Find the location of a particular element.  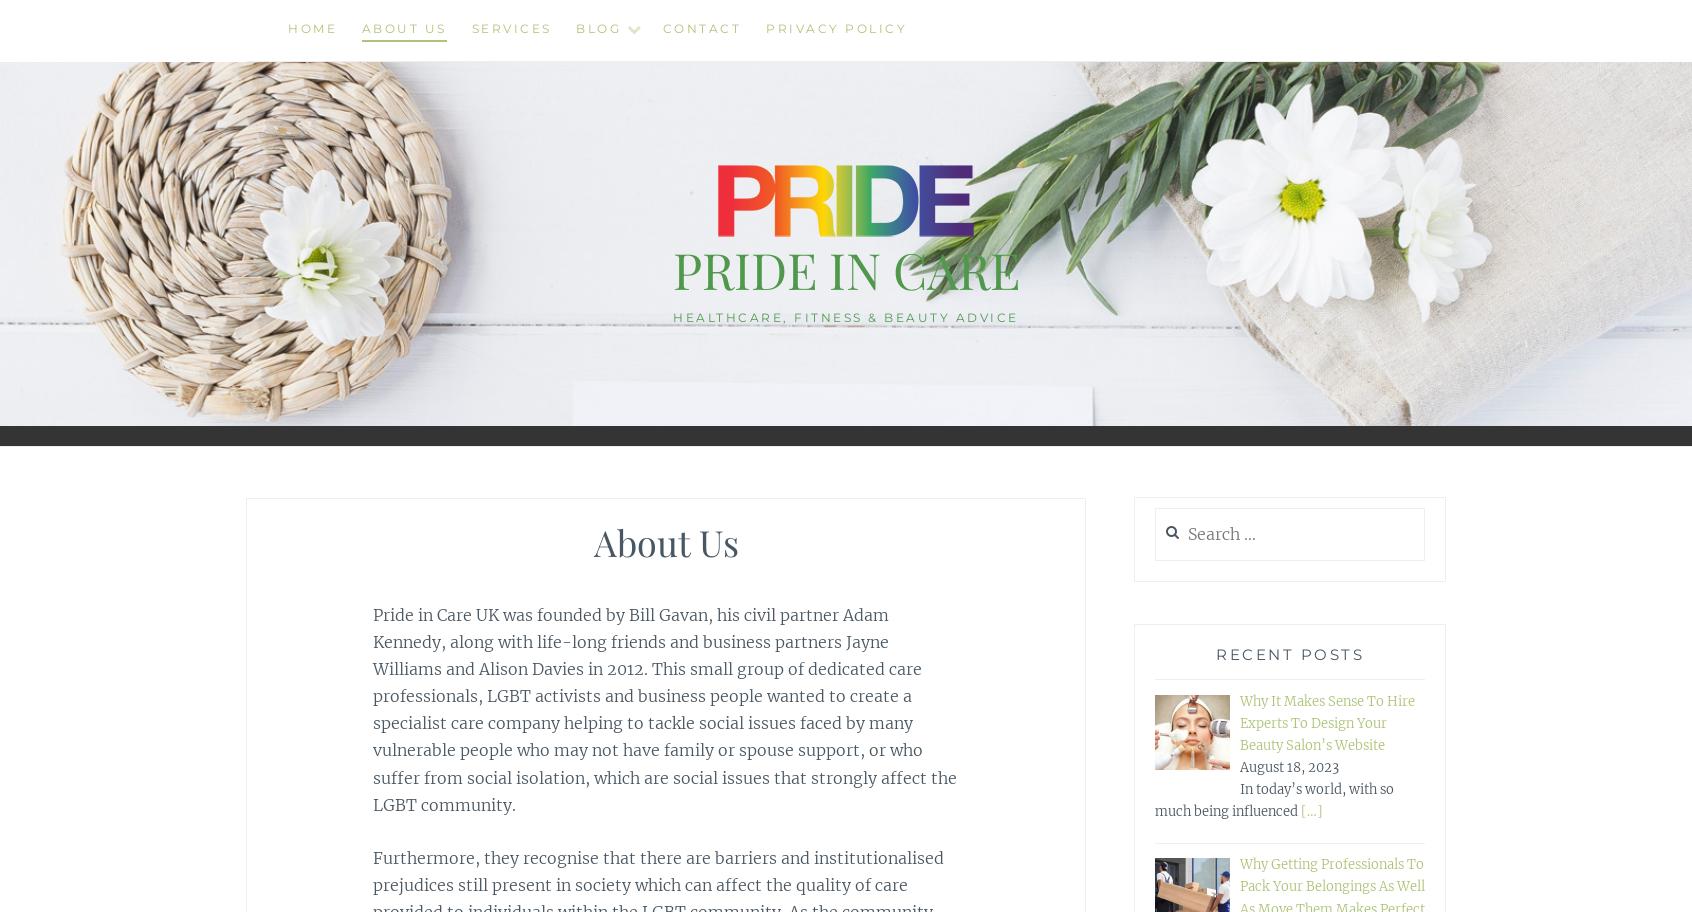

'Services' is located at coordinates (510, 28).